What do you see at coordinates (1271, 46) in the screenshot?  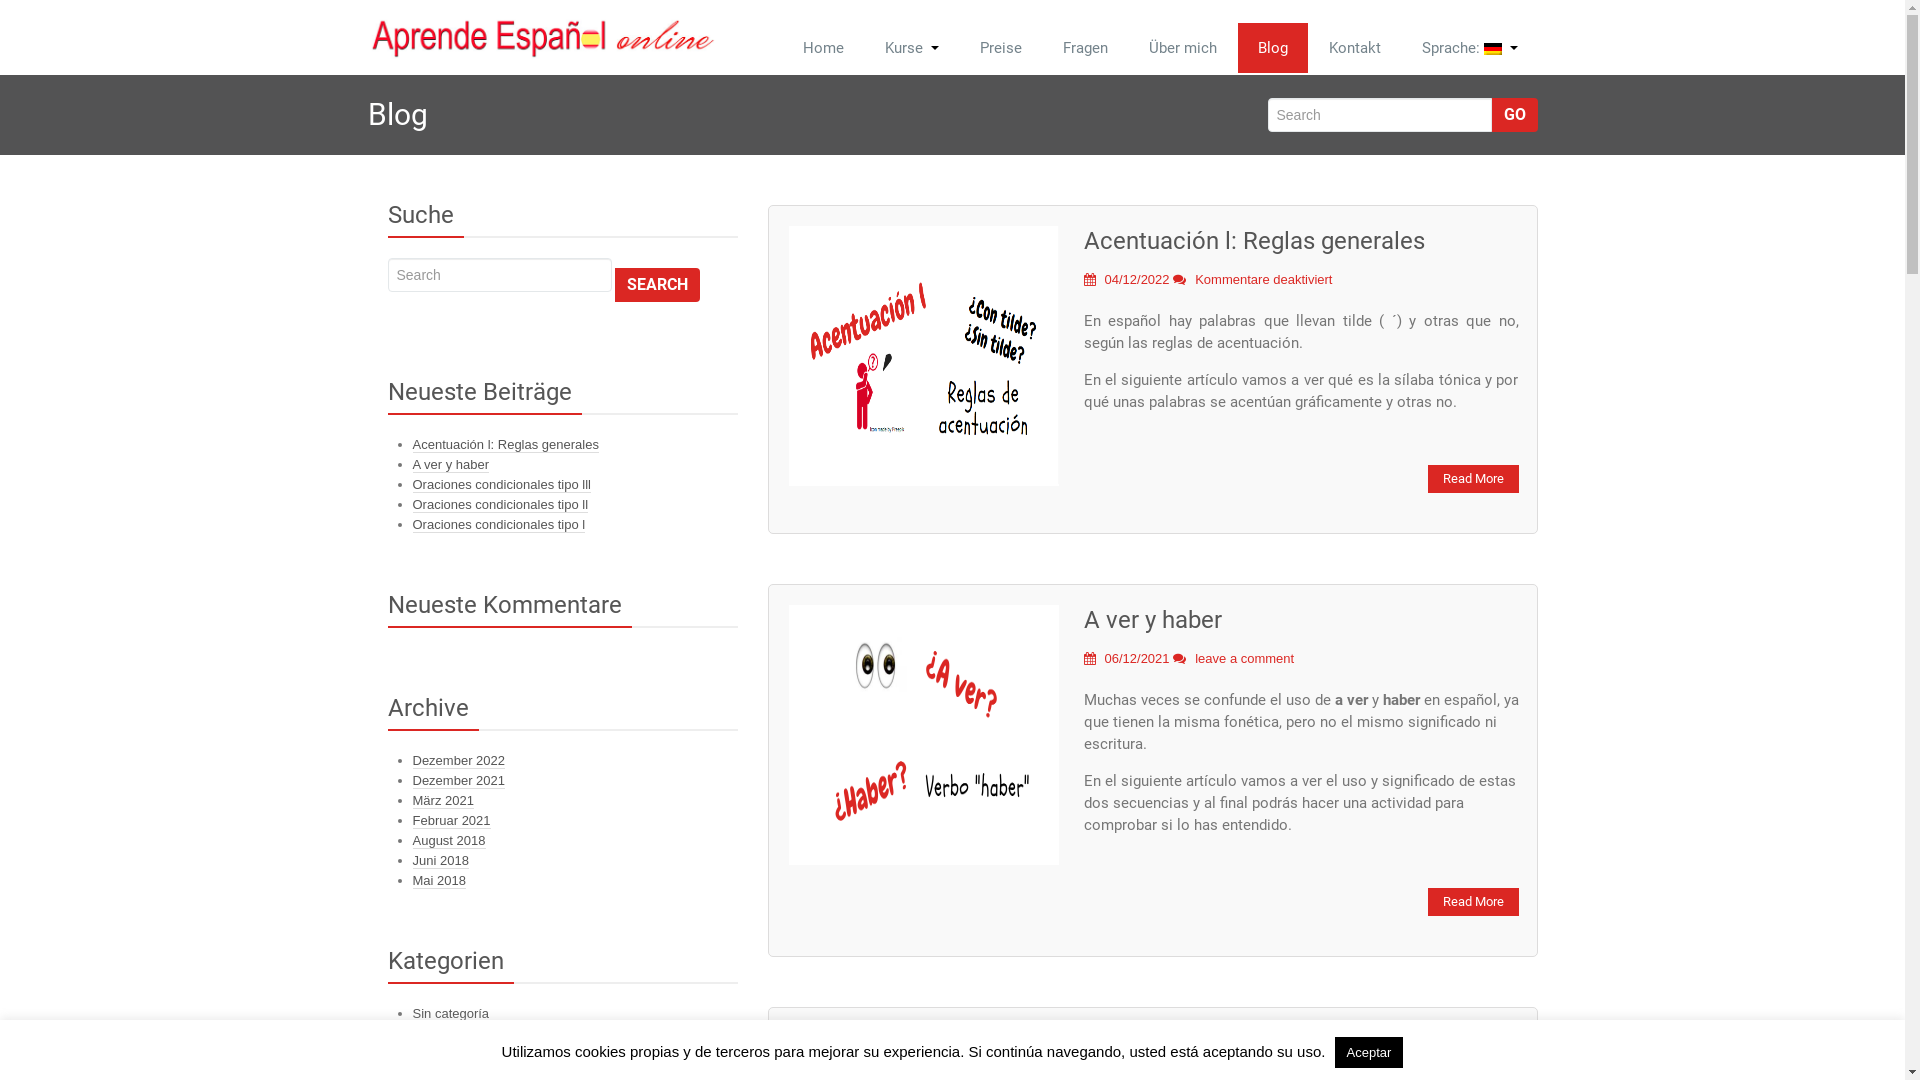 I see `'Blog'` at bounding box center [1271, 46].